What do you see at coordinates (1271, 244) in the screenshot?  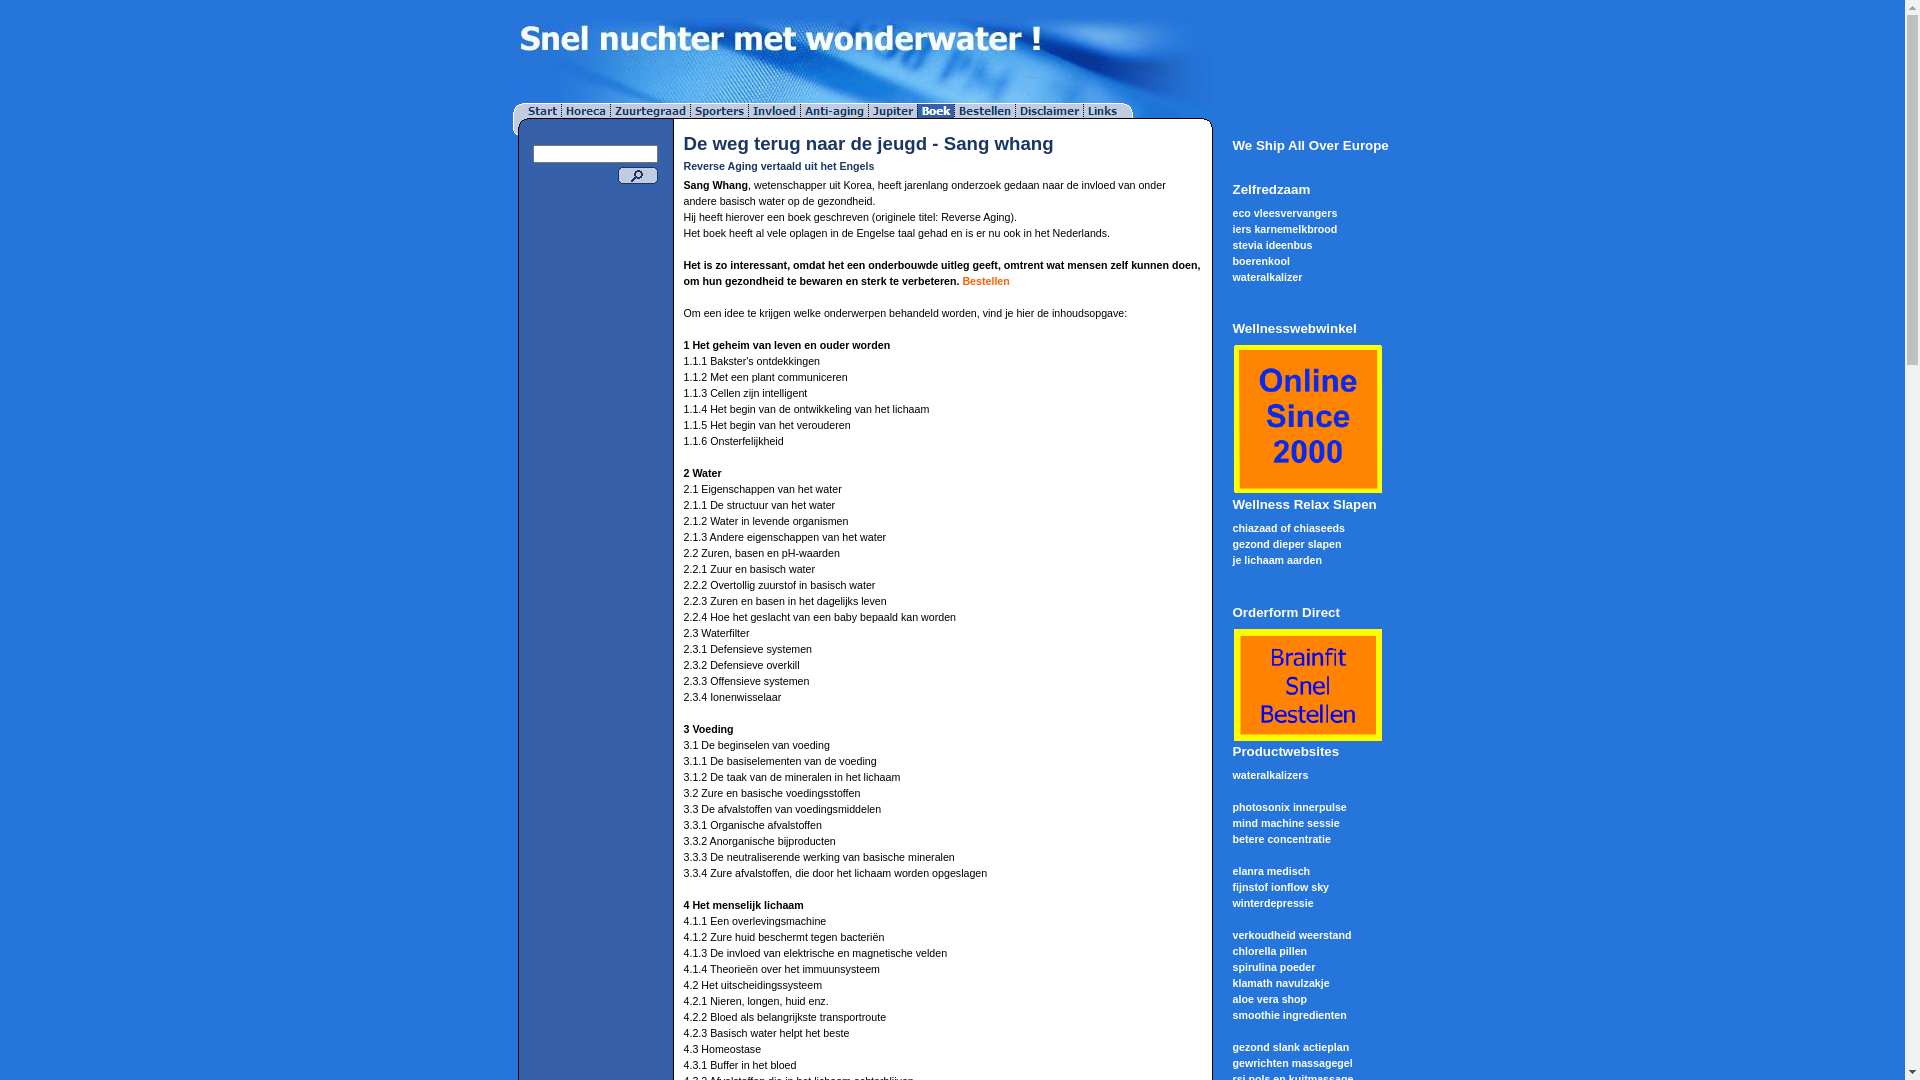 I see `'stevia ideenbus'` at bounding box center [1271, 244].